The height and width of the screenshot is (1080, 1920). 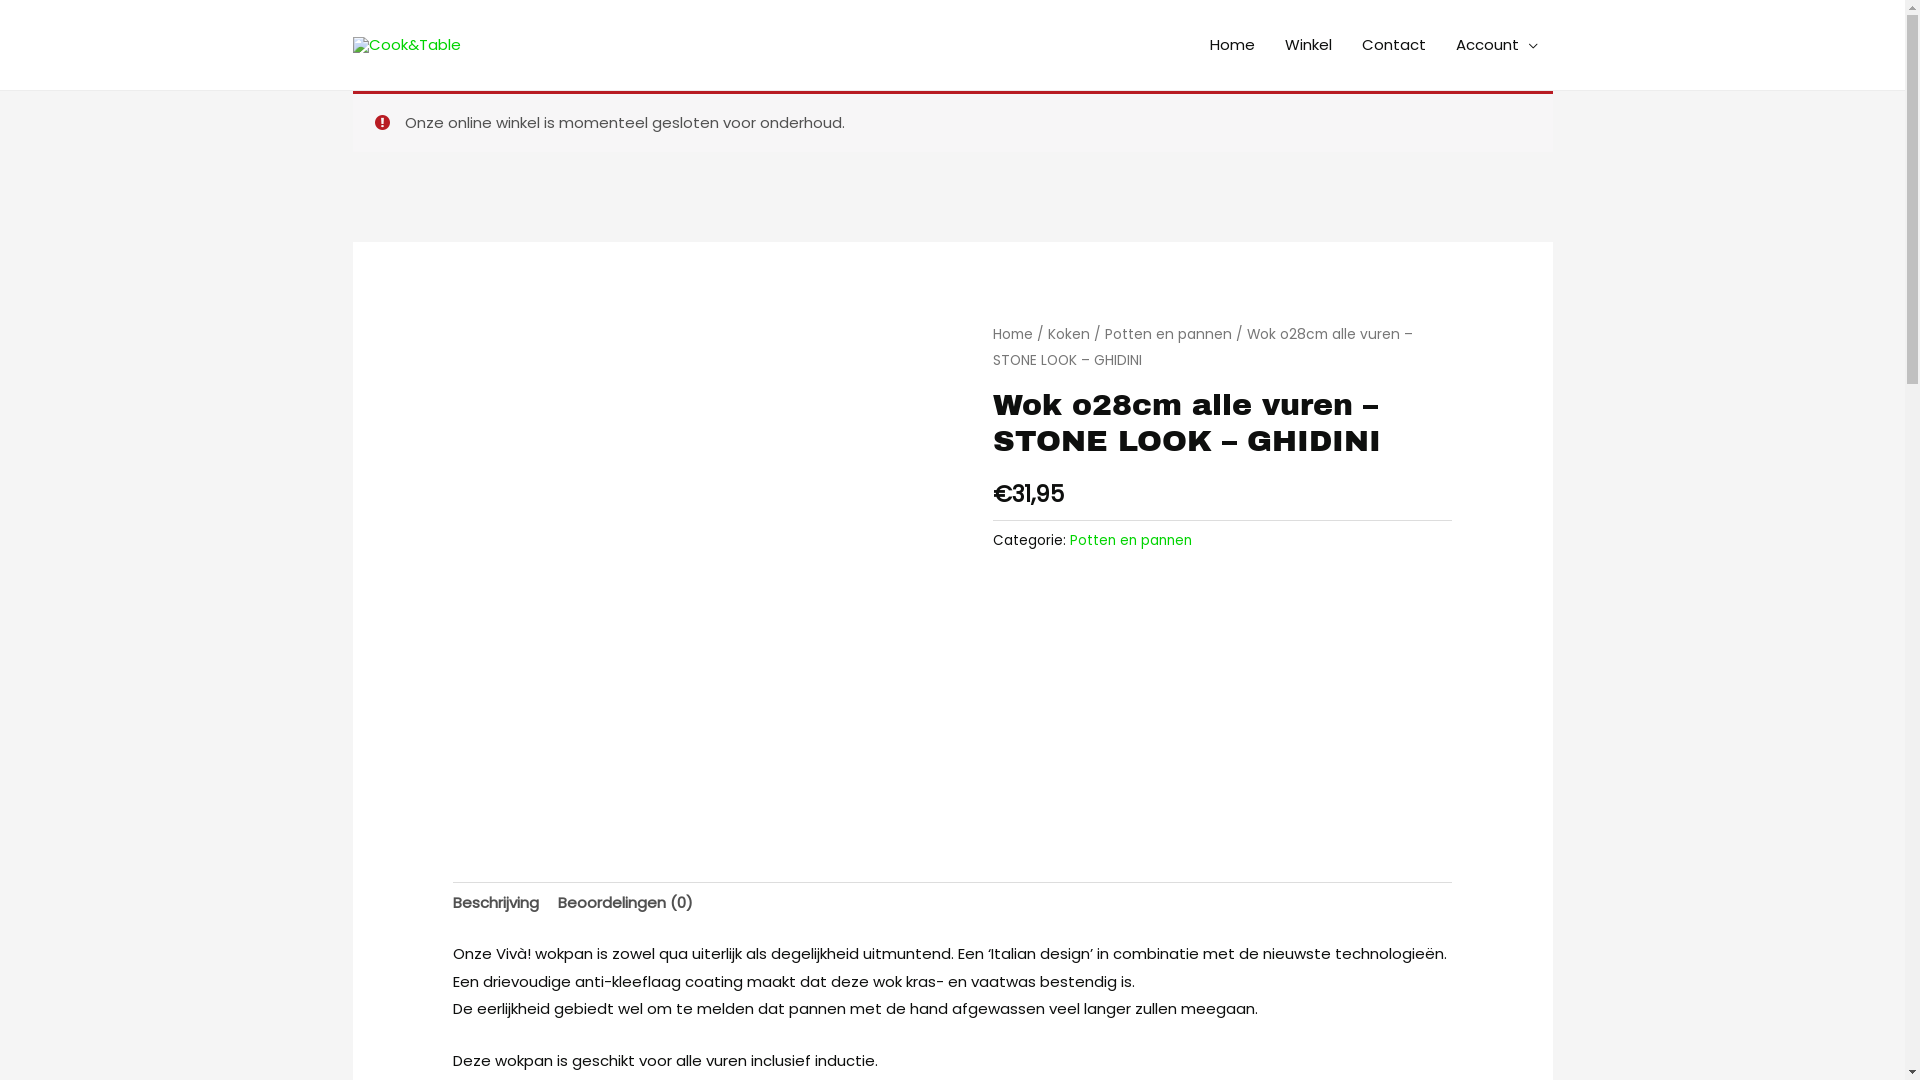 I want to click on 'Beoordelingen (0)', so click(x=624, y=903).